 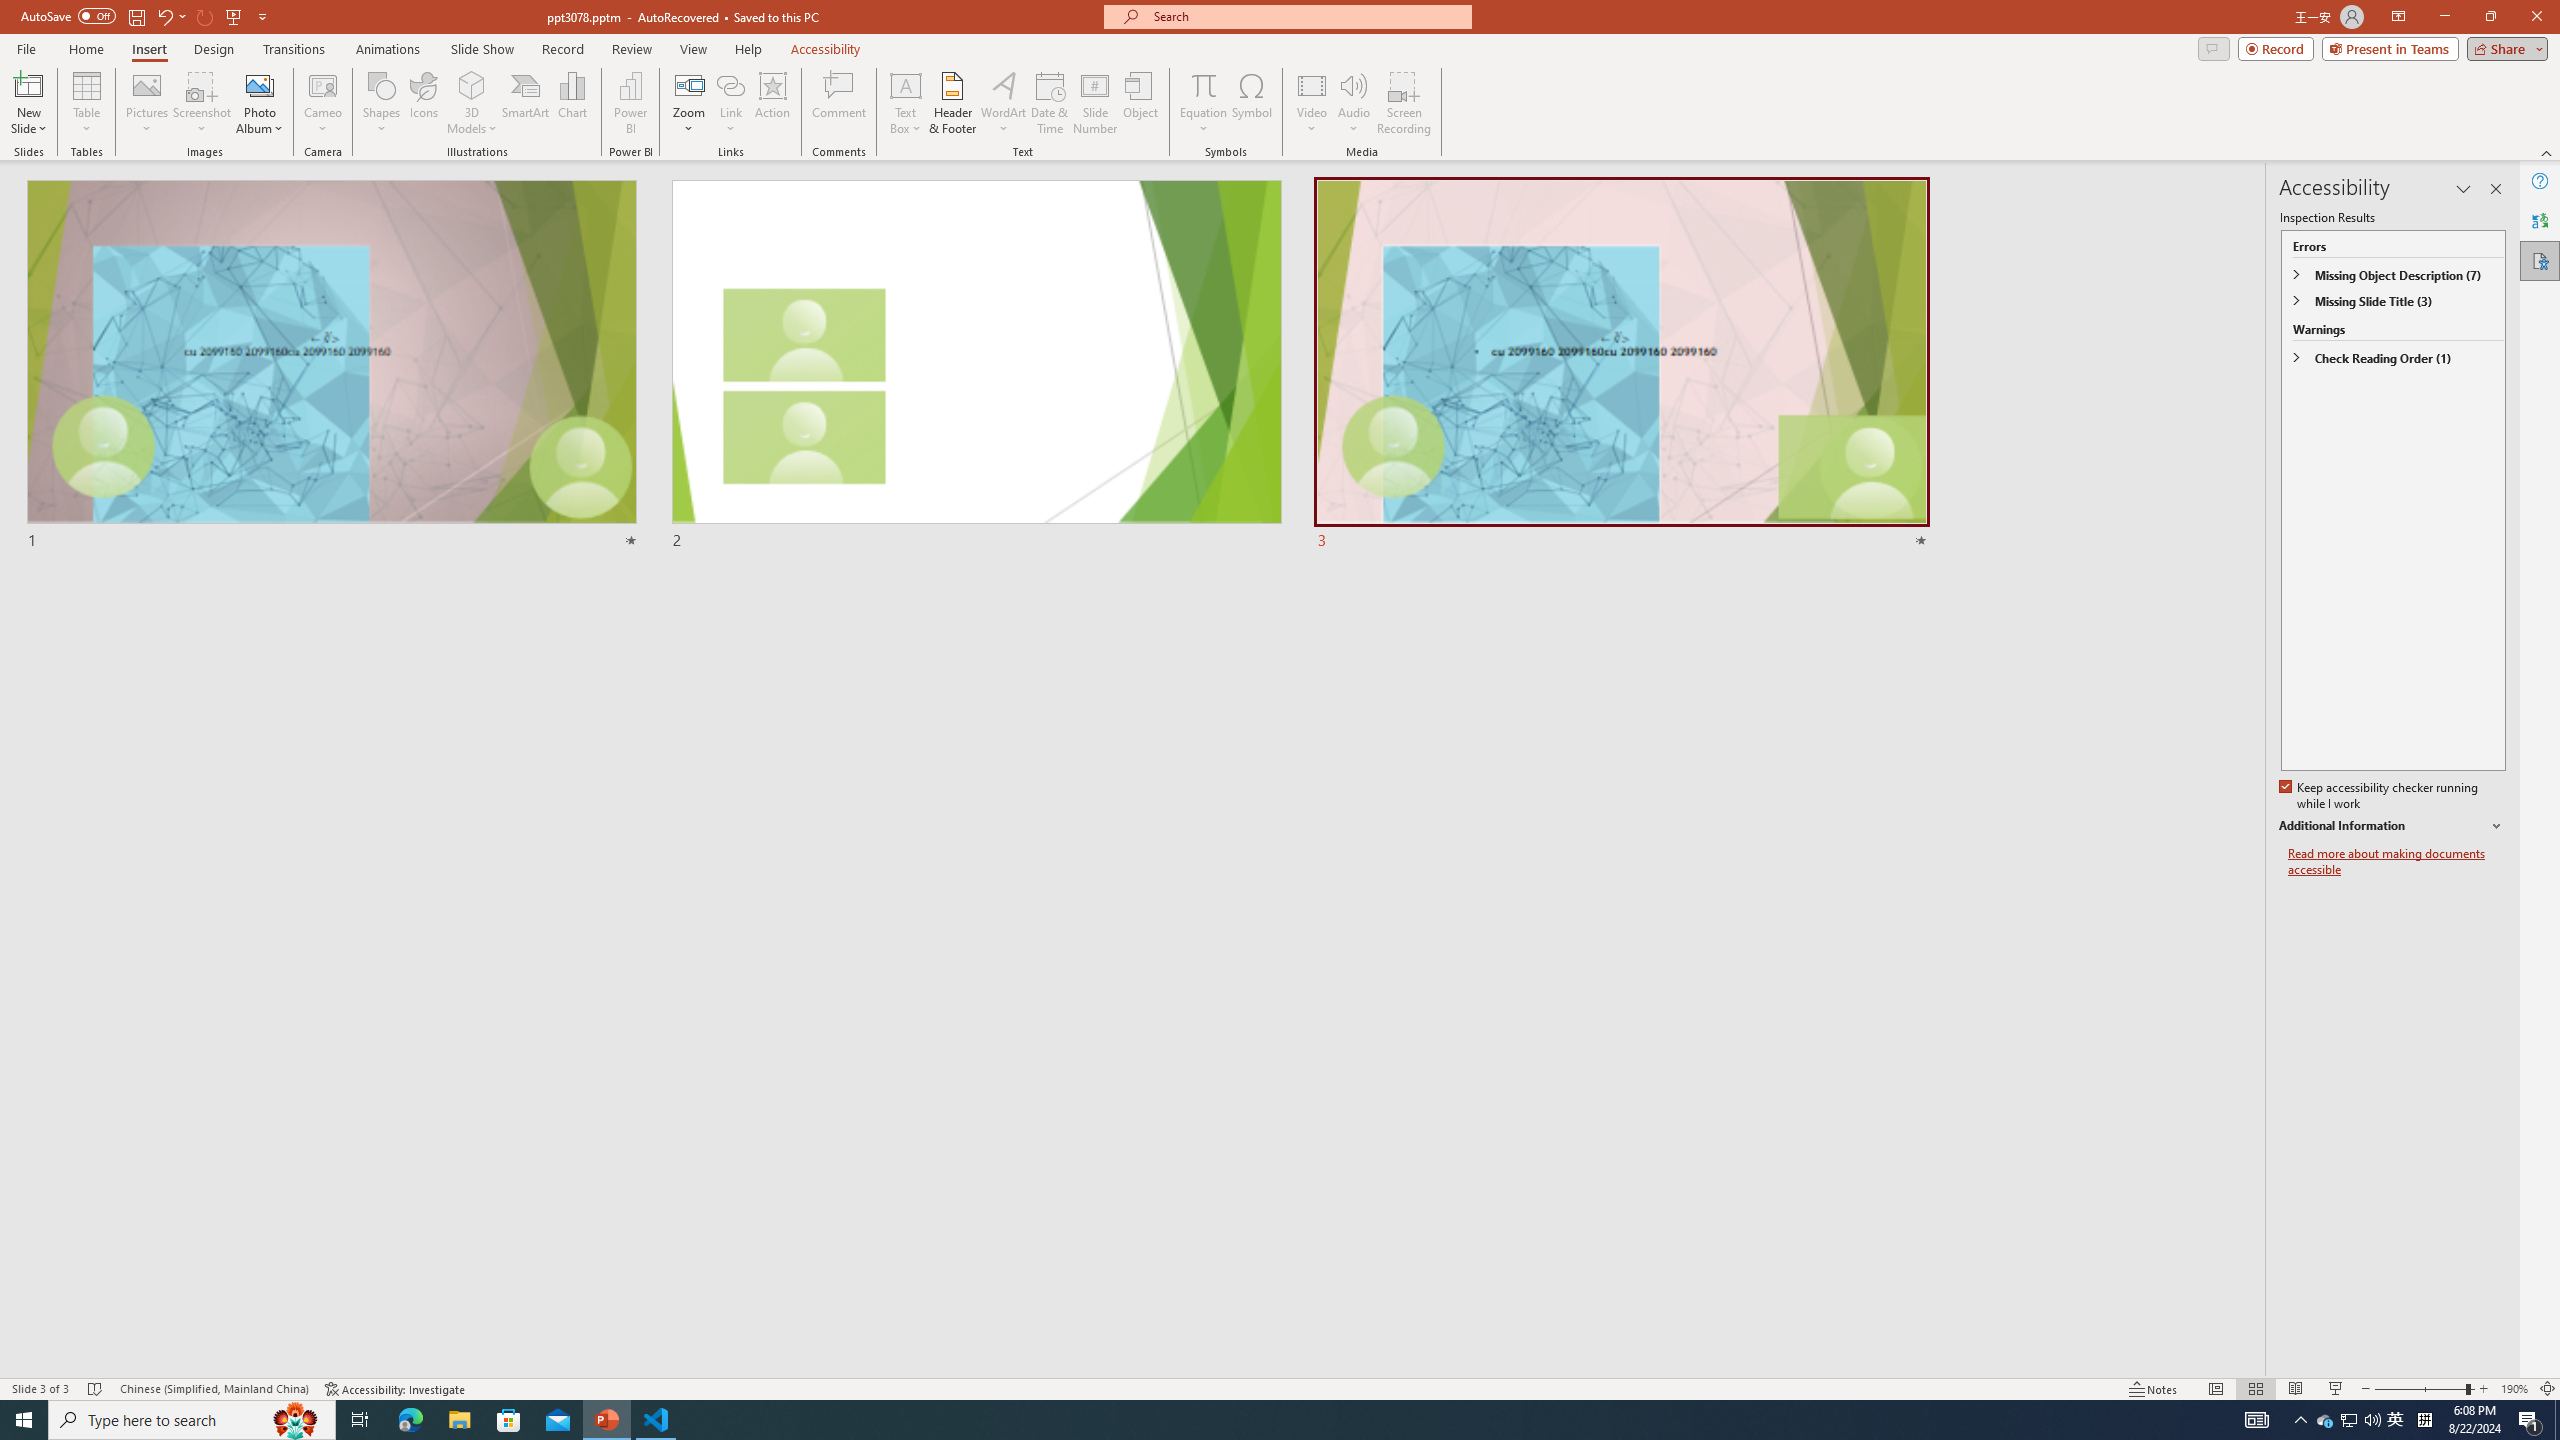 What do you see at coordinates (258, 103) in the screenshot?
I see `'Photo Album...'` at bounding box center [258, 103].